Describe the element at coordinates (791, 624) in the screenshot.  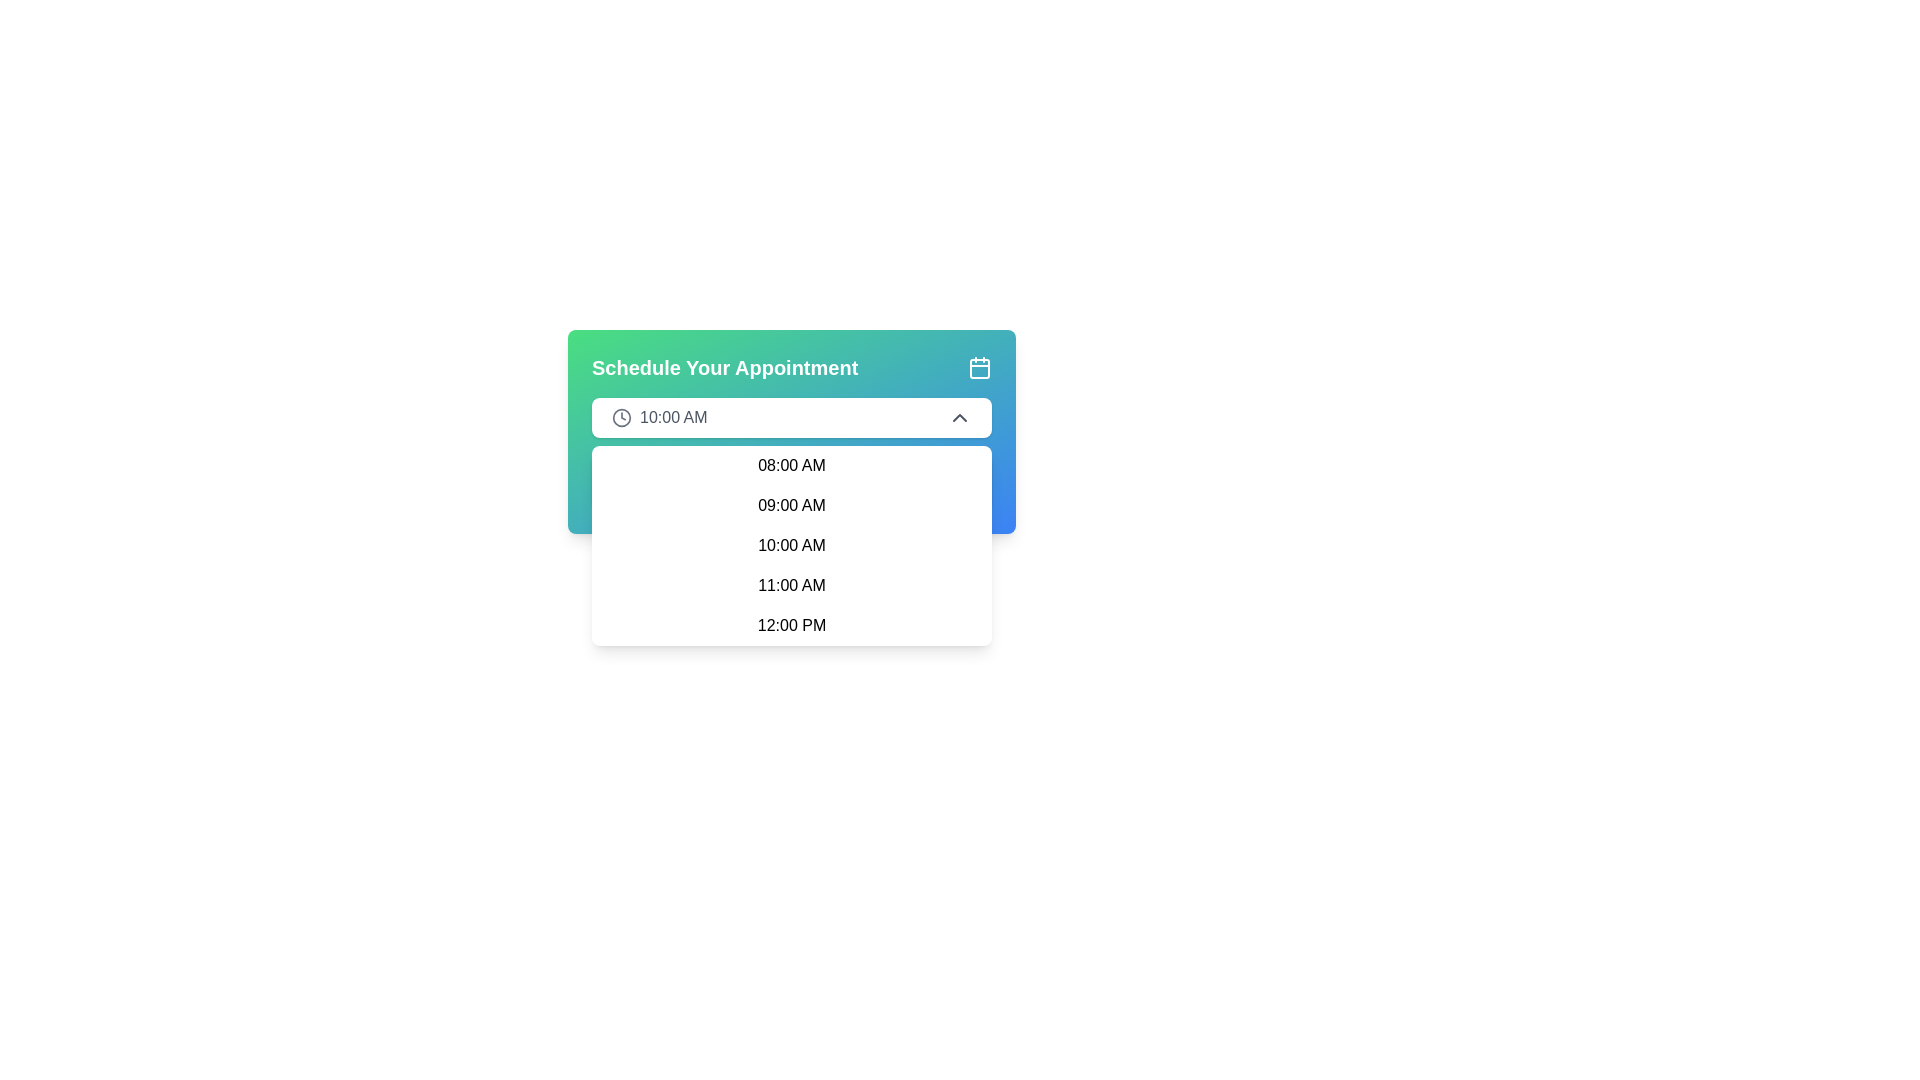
I see `the selectable time option text label located at the bottommost position of the dropdown menu, below the 11:00 AM label` at that location.